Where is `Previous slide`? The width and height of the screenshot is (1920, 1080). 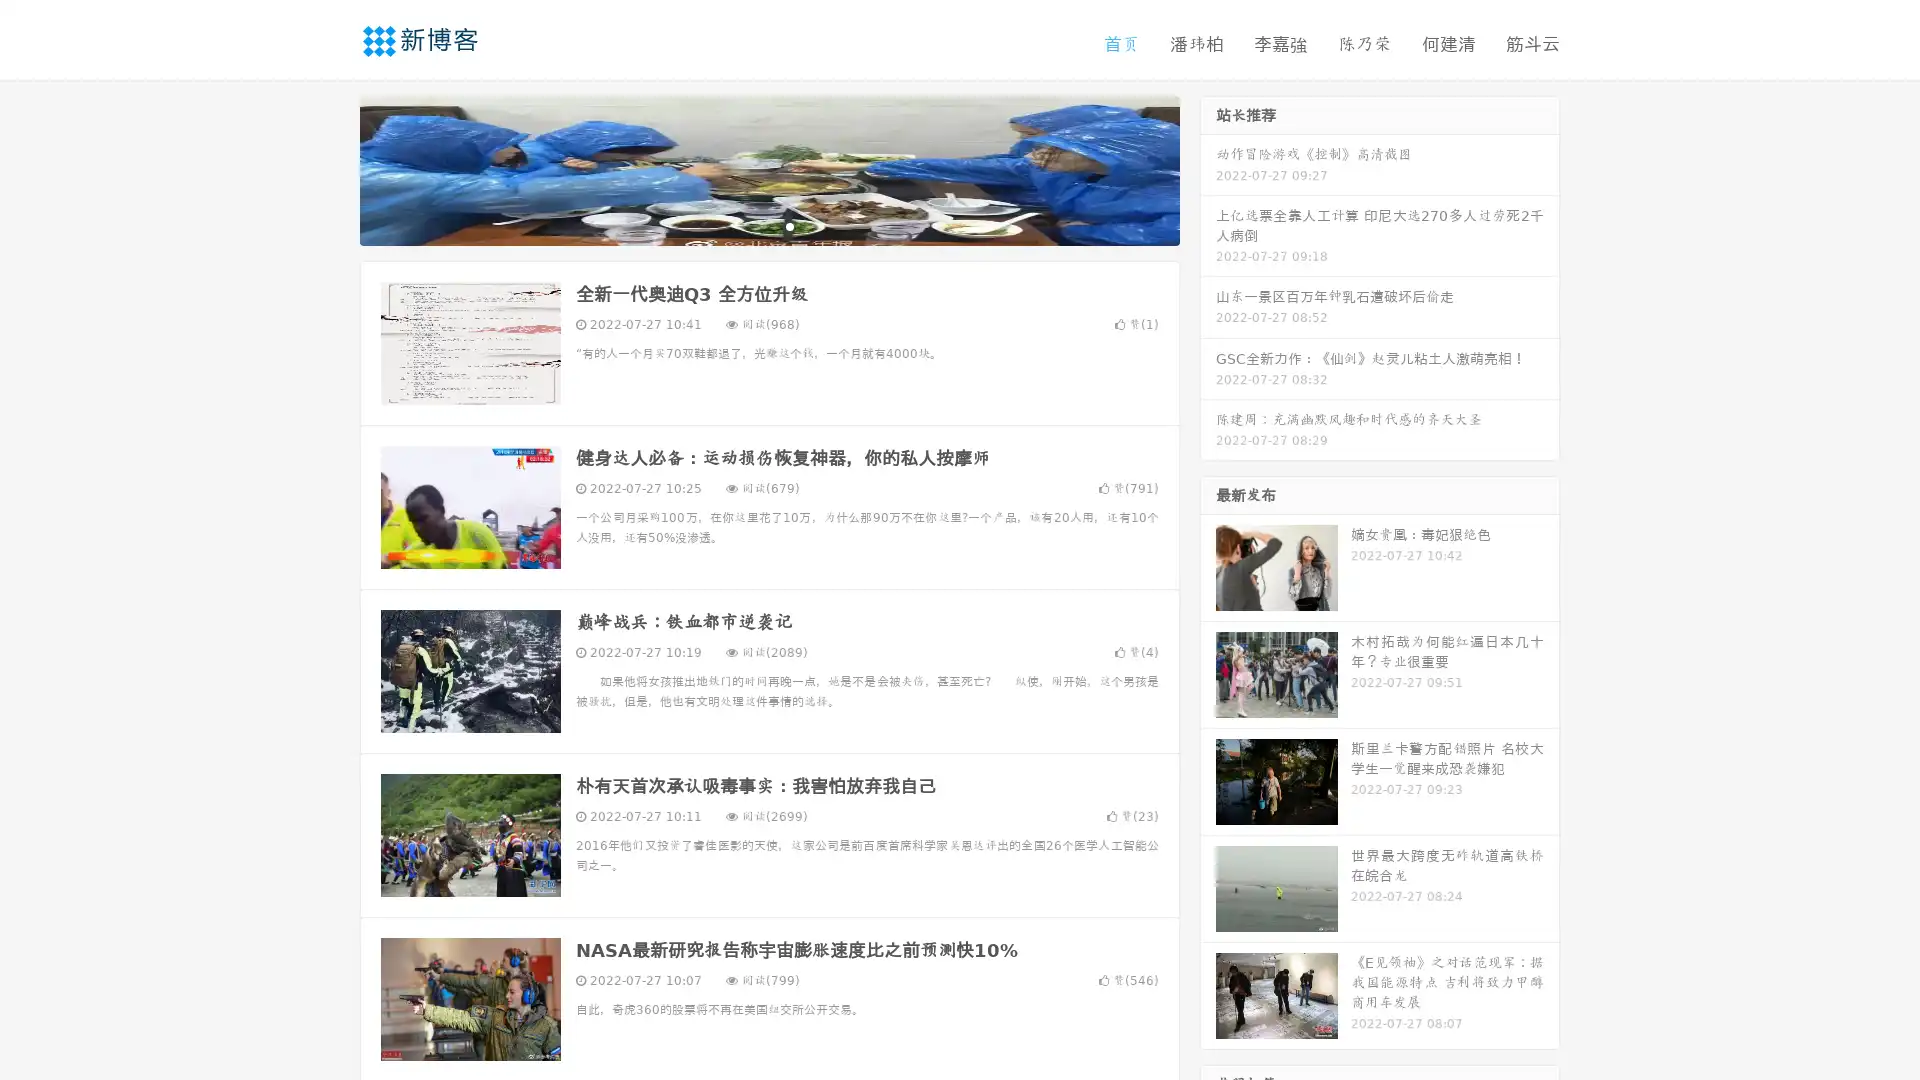 Previous slide is located at coordinates (330, 168).